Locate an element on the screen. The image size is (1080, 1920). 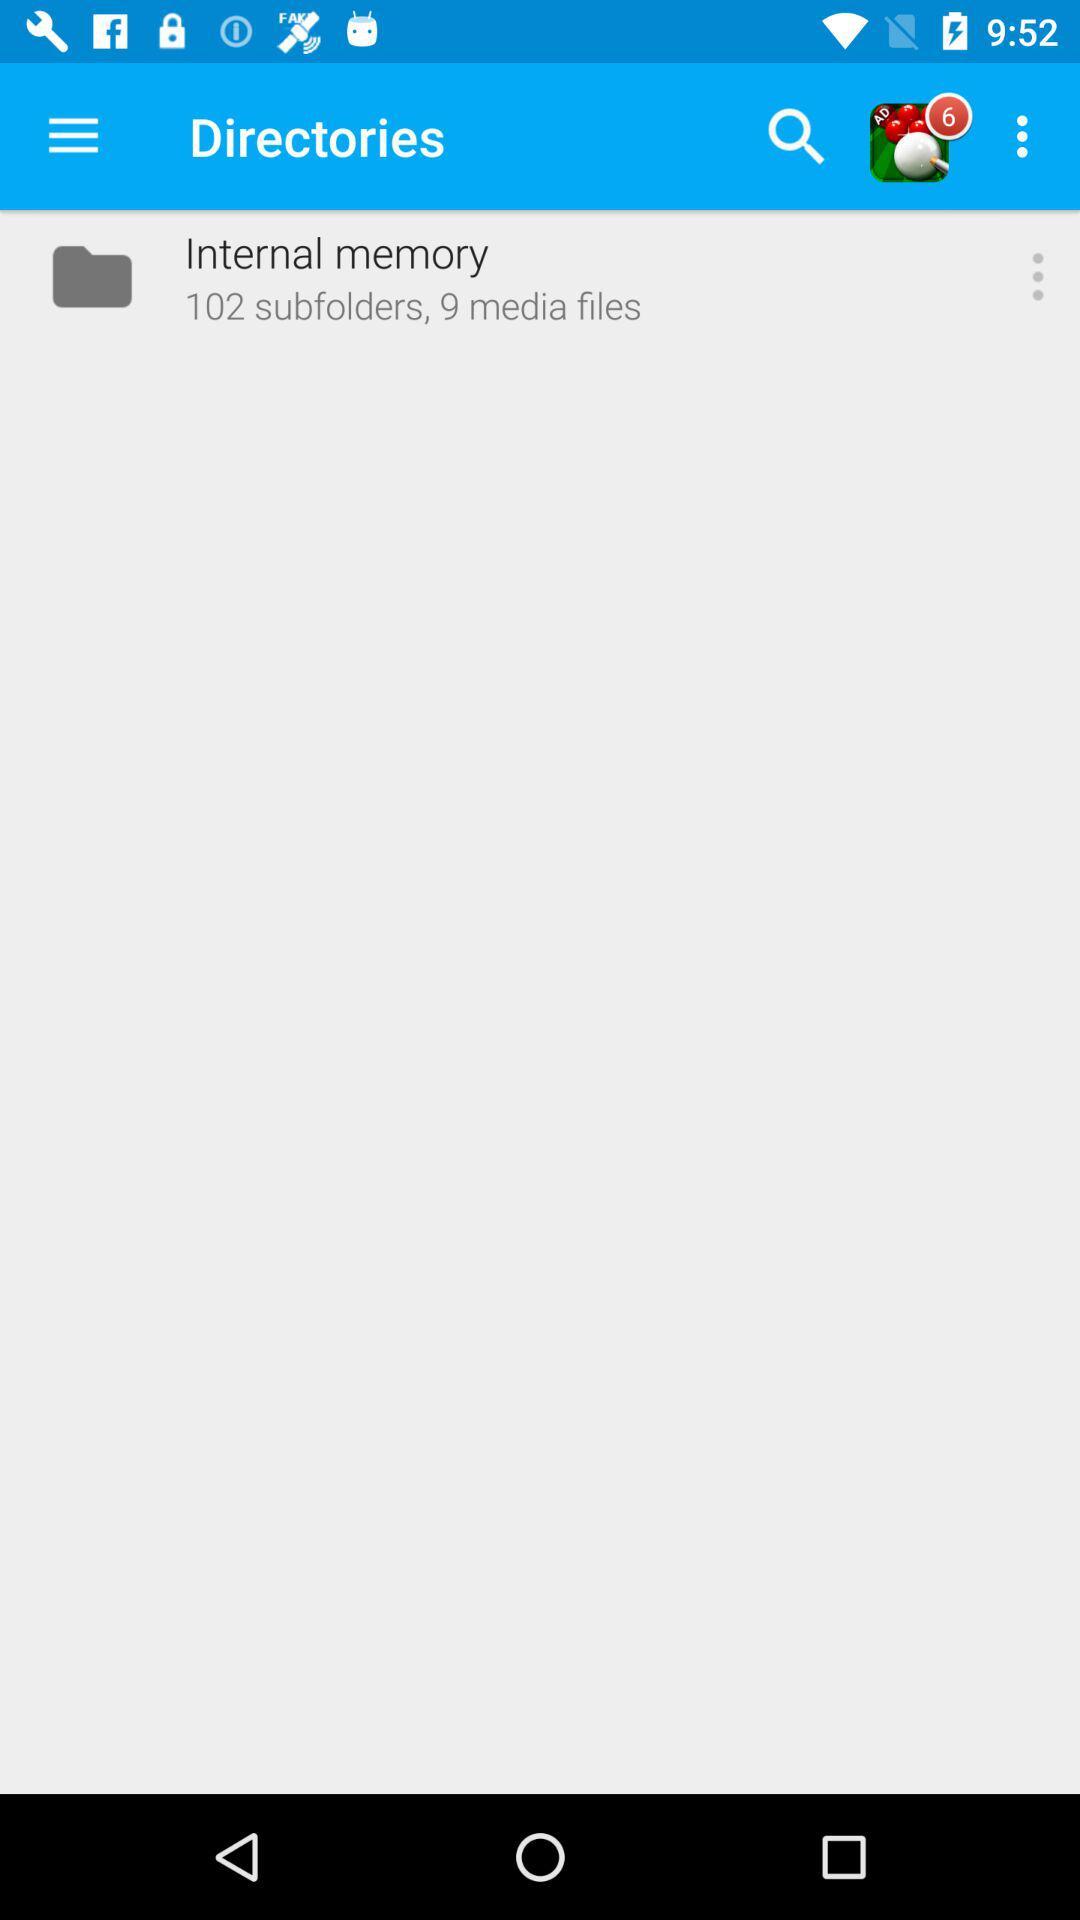
the app to the right of directories is located at coordinates (795, 135).